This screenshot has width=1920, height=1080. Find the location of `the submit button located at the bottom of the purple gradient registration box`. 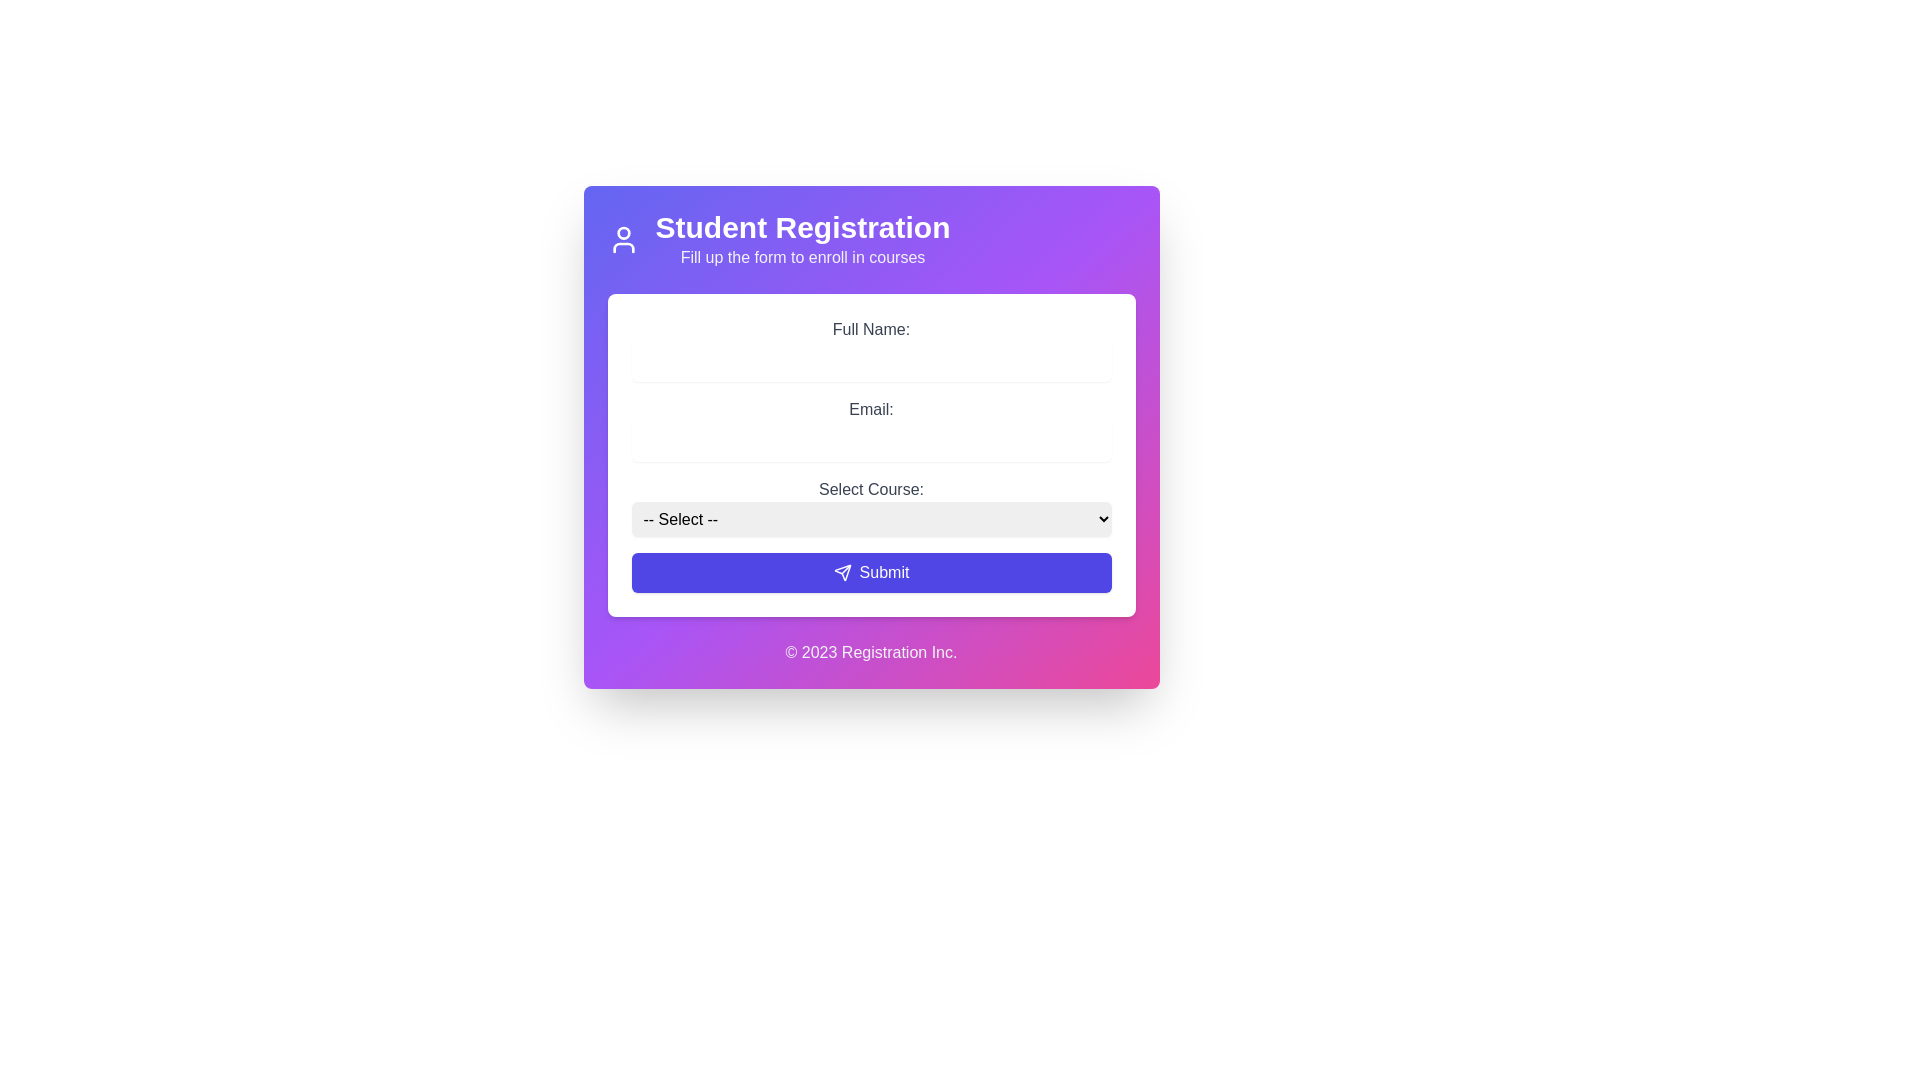

the submit button located at the bottom of the purple gradient registration box is located at coordinates (871, 573).